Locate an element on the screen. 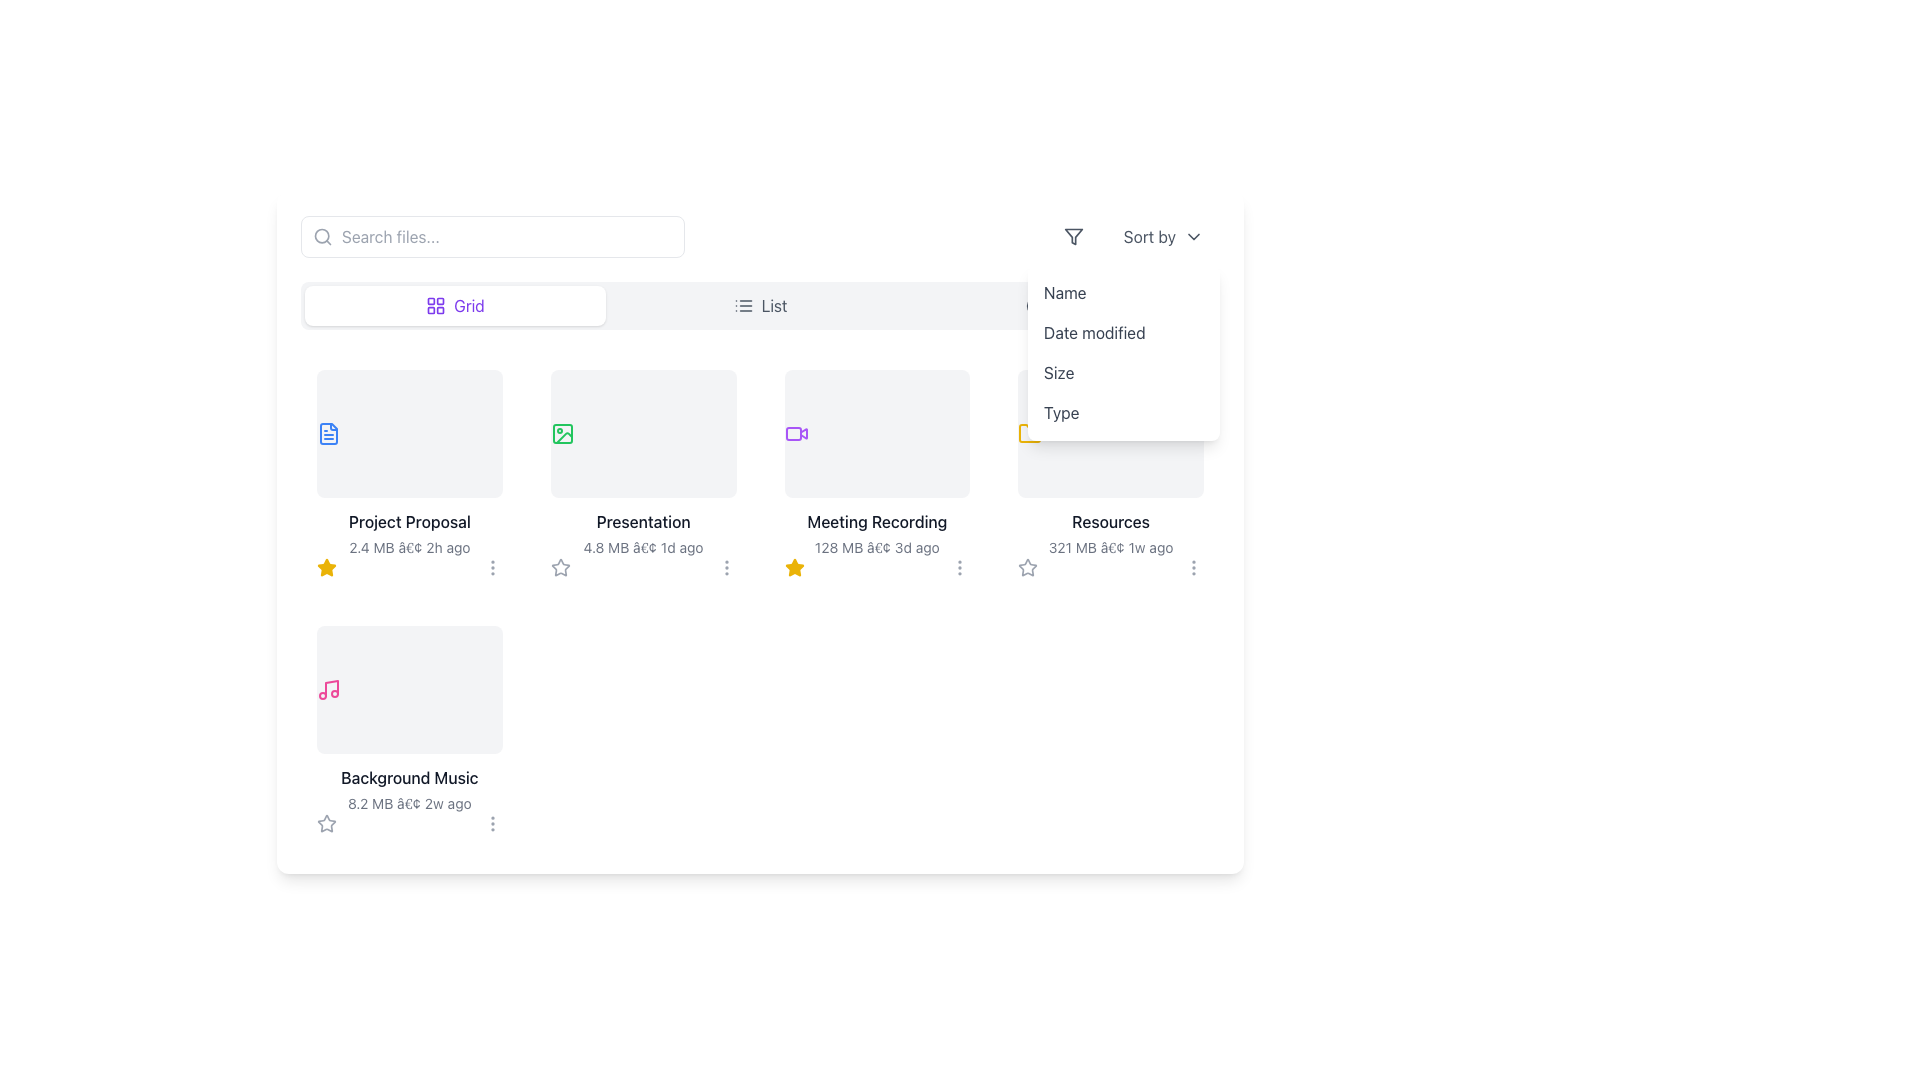  the folder-shaped icon with a yellow coloring that has a rounded rectangular appearance and a notch on the upper left corner, located at the top center of a card with a gray background is located at coordinates (1030, 433).